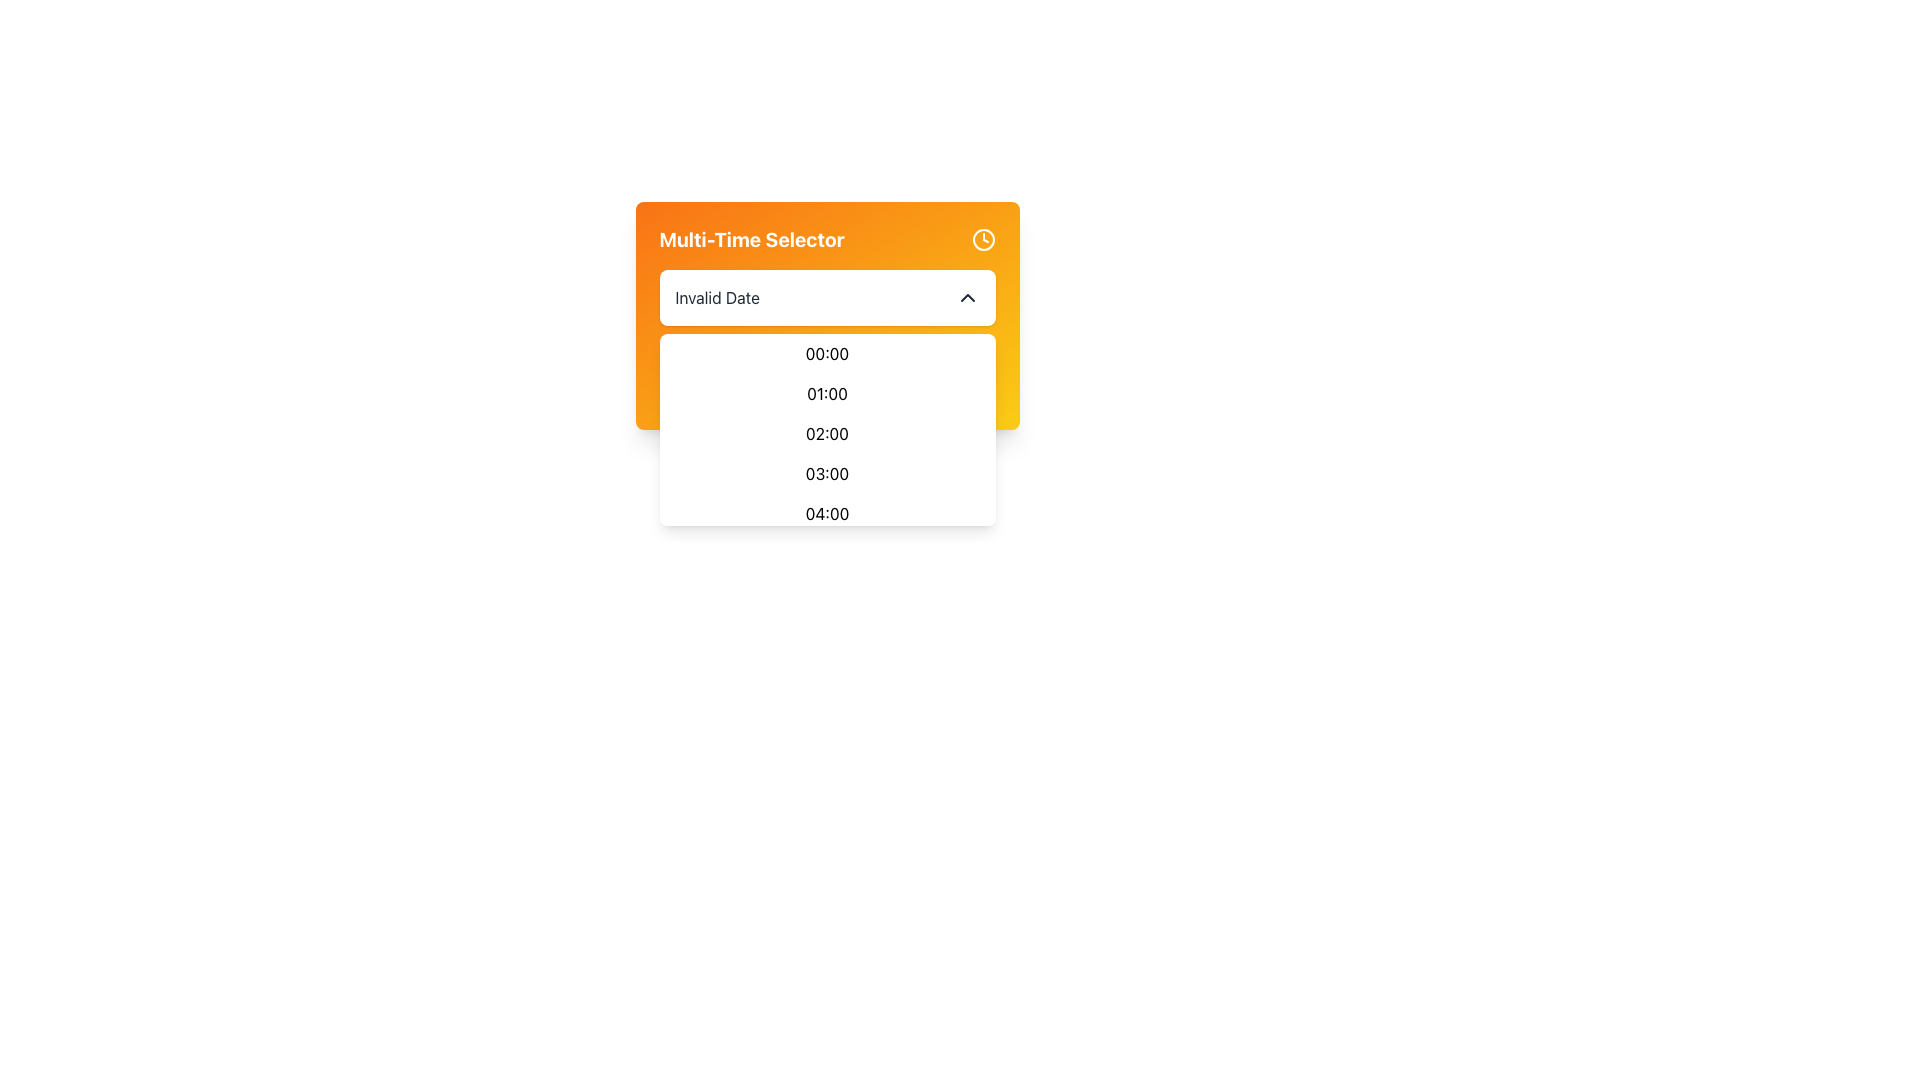 This screenshot has width=1920, height=1080. Describe the element at coordinates (827, 297) in the screenshot. I see `the dropdown menu for time selection located below the 'Multi-Time Selector' title by` at that location.